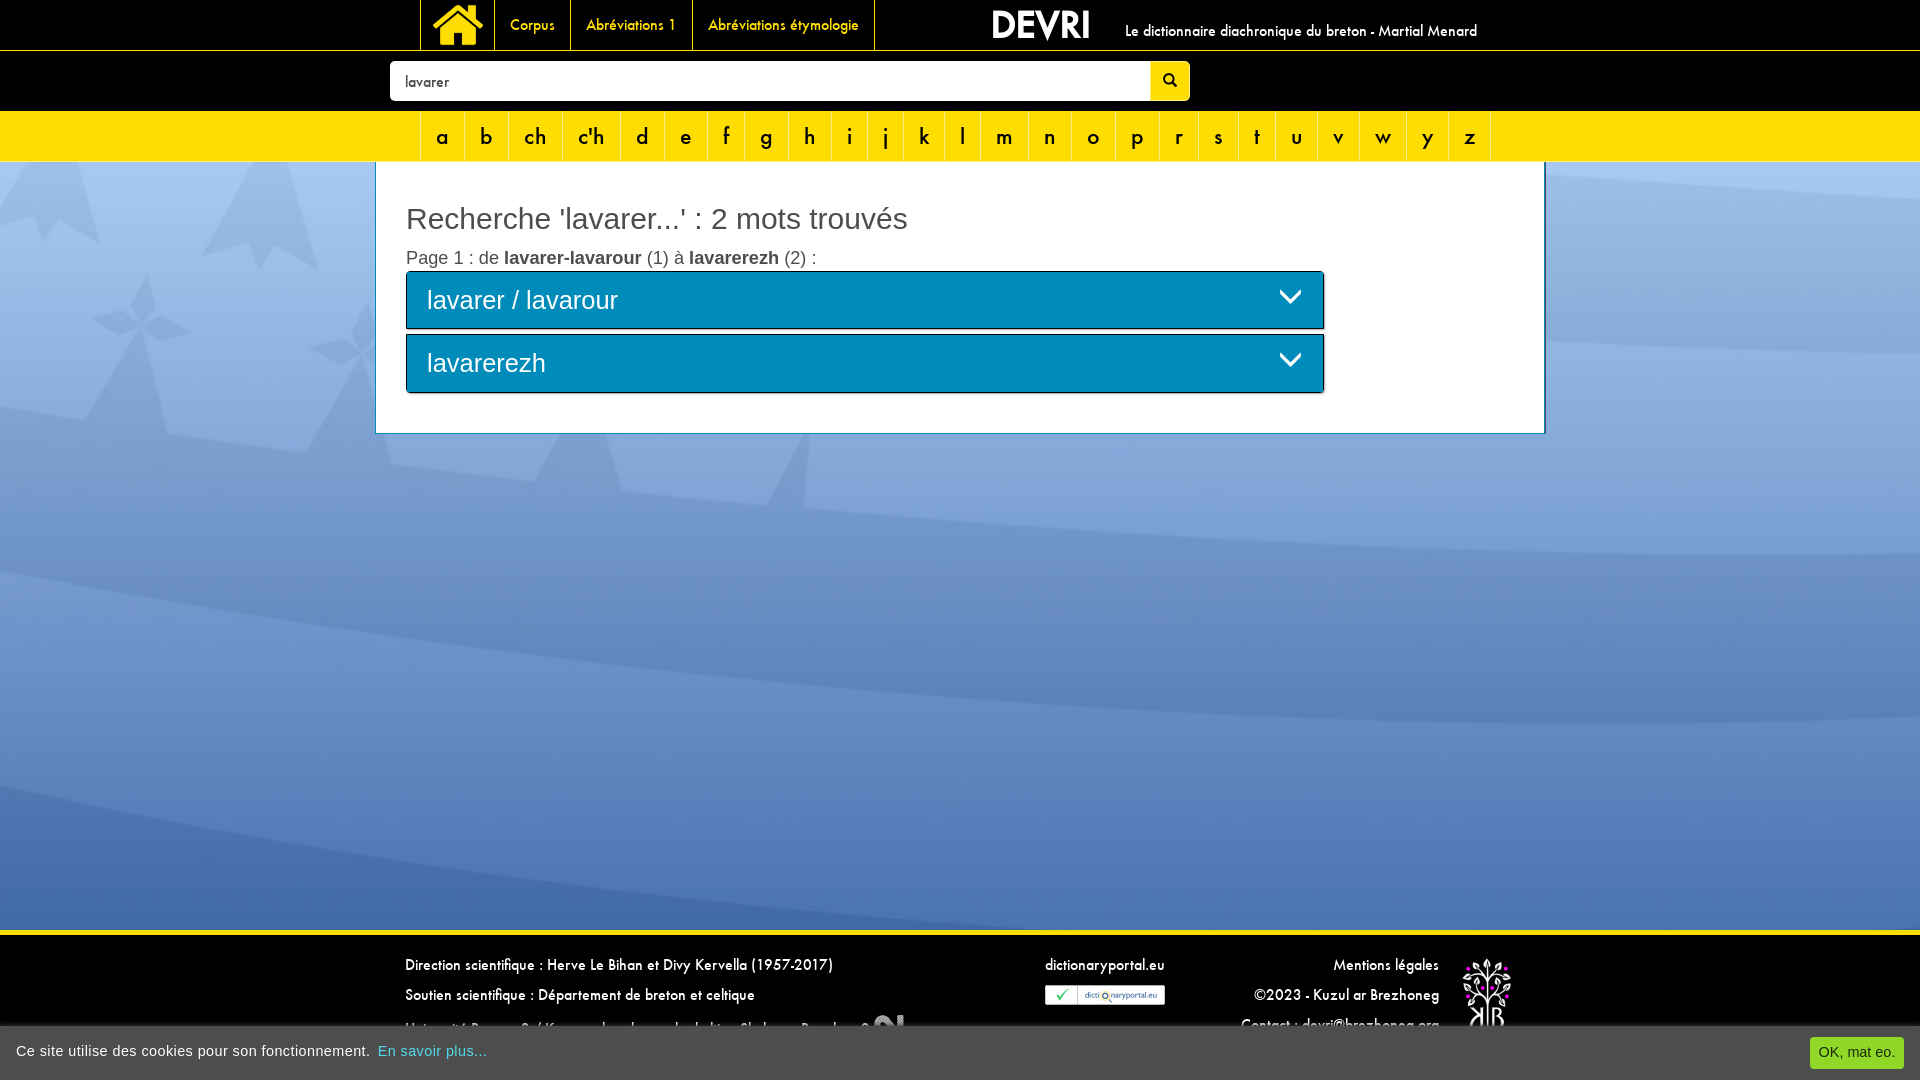 Image resolution: width=1920 pixels, height=1080 pixels. Describe the element at coordinates (1103, 963) in the screenshot. I see `'dictionaryportal.eu'` at that location.